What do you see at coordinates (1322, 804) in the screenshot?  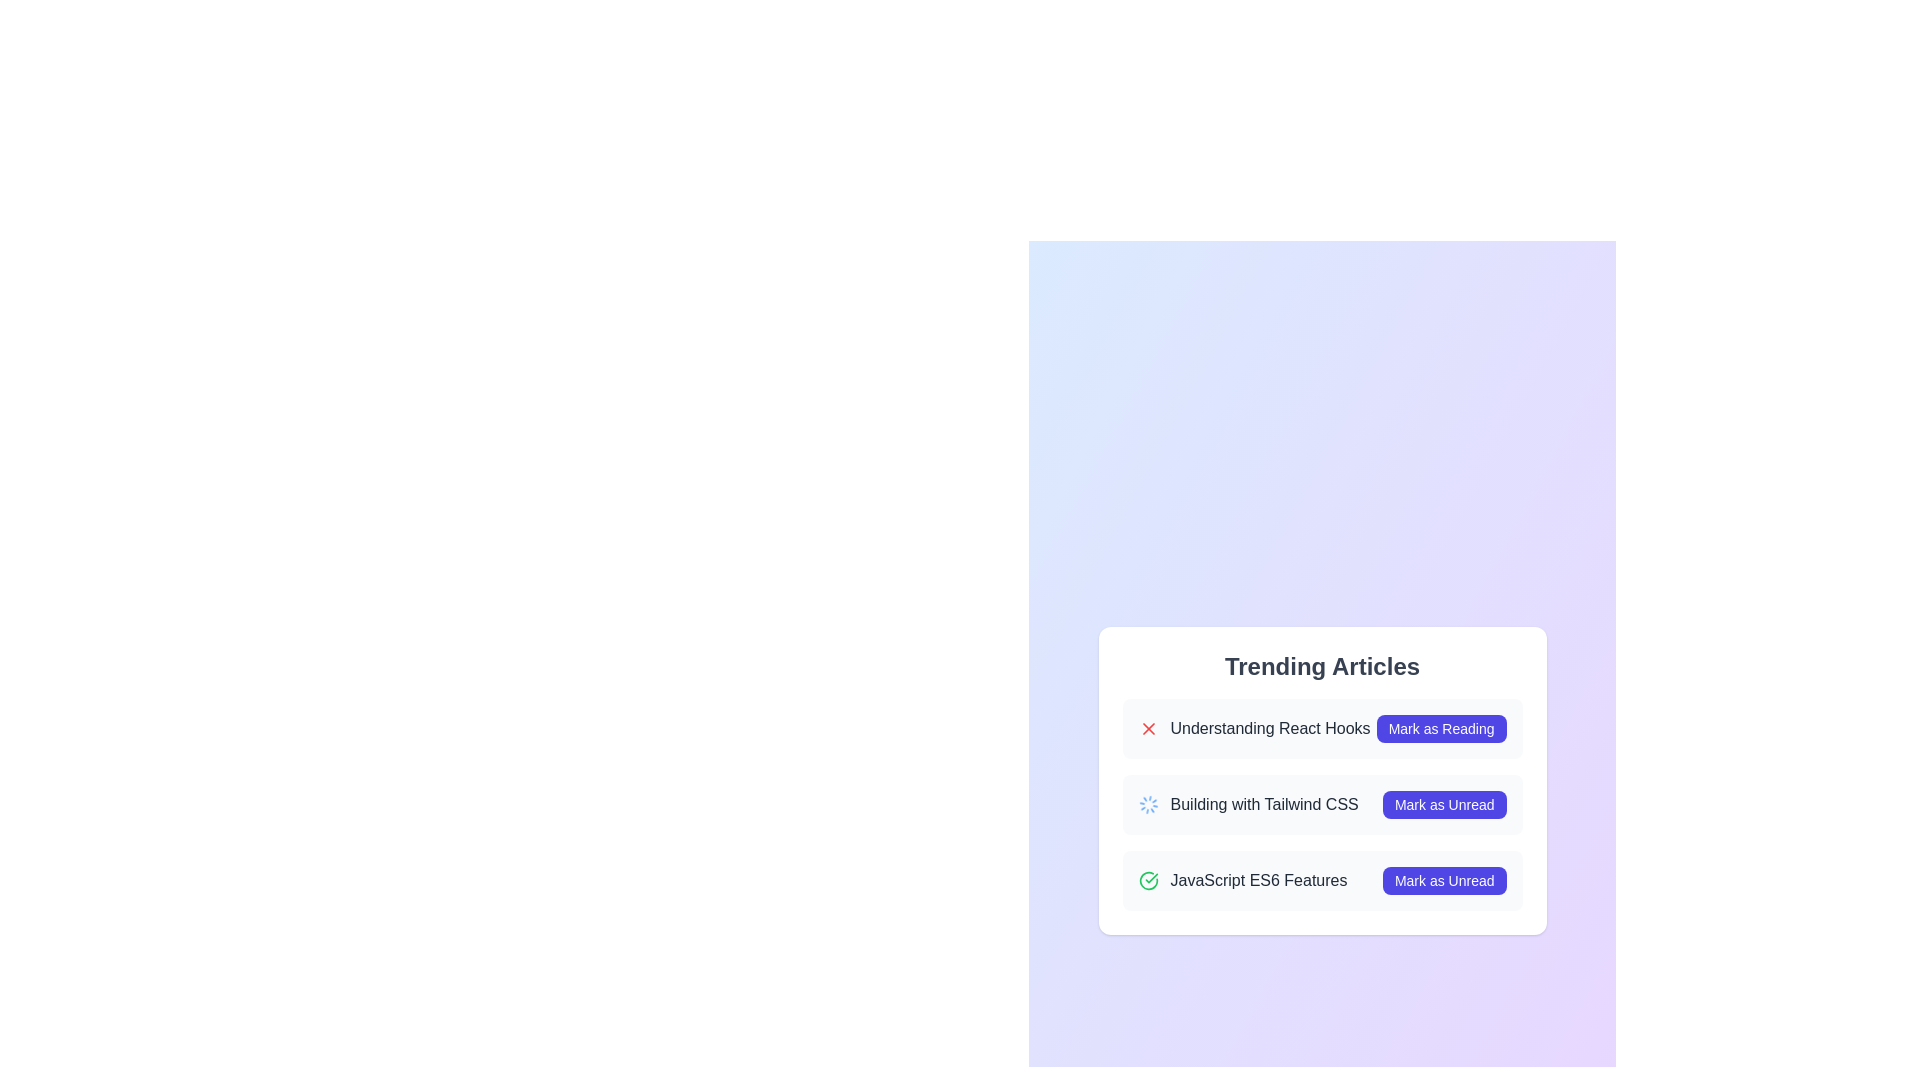 I see `title text of the second item in the 'Trending Articles' list, which includes a label, an icon, and an action button to mark the article as unread` at bounding box center [1322, 804].